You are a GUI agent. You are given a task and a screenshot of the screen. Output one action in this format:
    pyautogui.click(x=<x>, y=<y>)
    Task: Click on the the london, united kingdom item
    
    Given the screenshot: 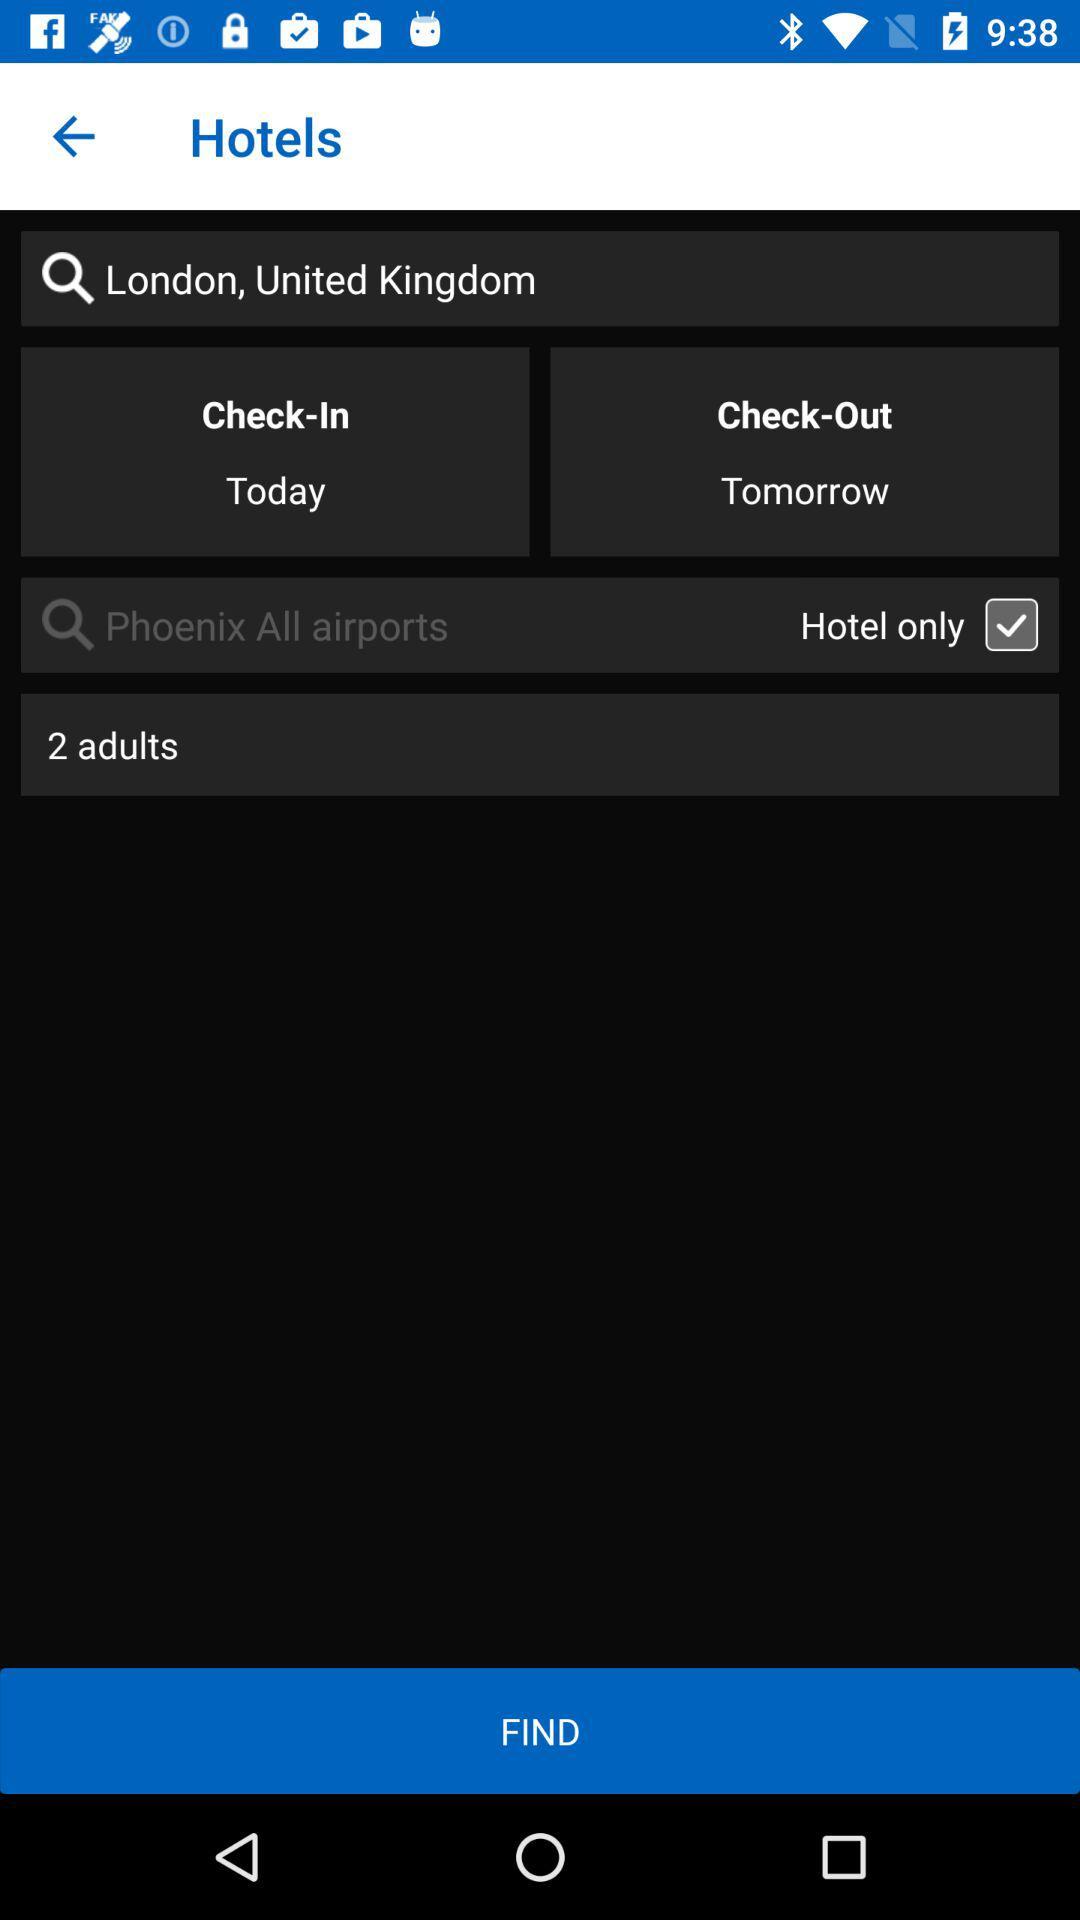 What is the action you would take?
    pyautogui.click(x=540, y=277)
    